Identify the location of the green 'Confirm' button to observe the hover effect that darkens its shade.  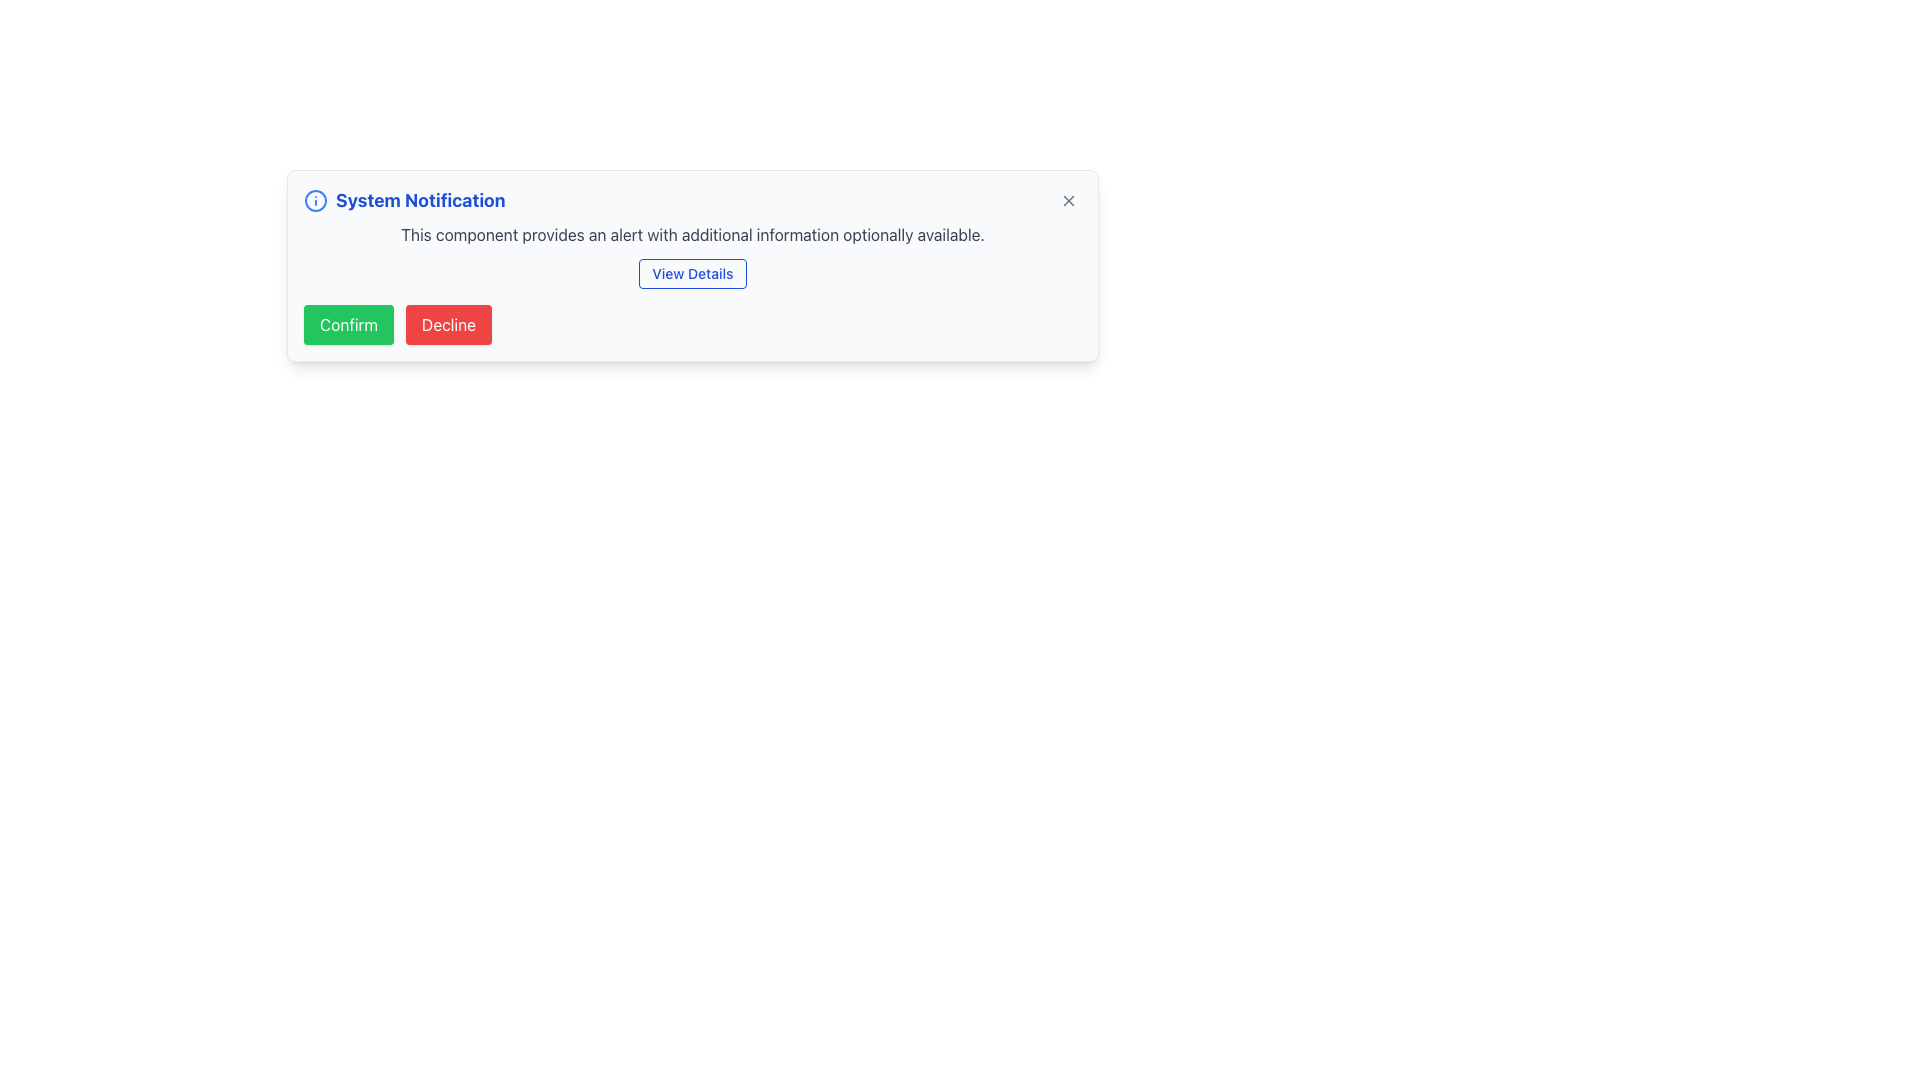
(349, 323).